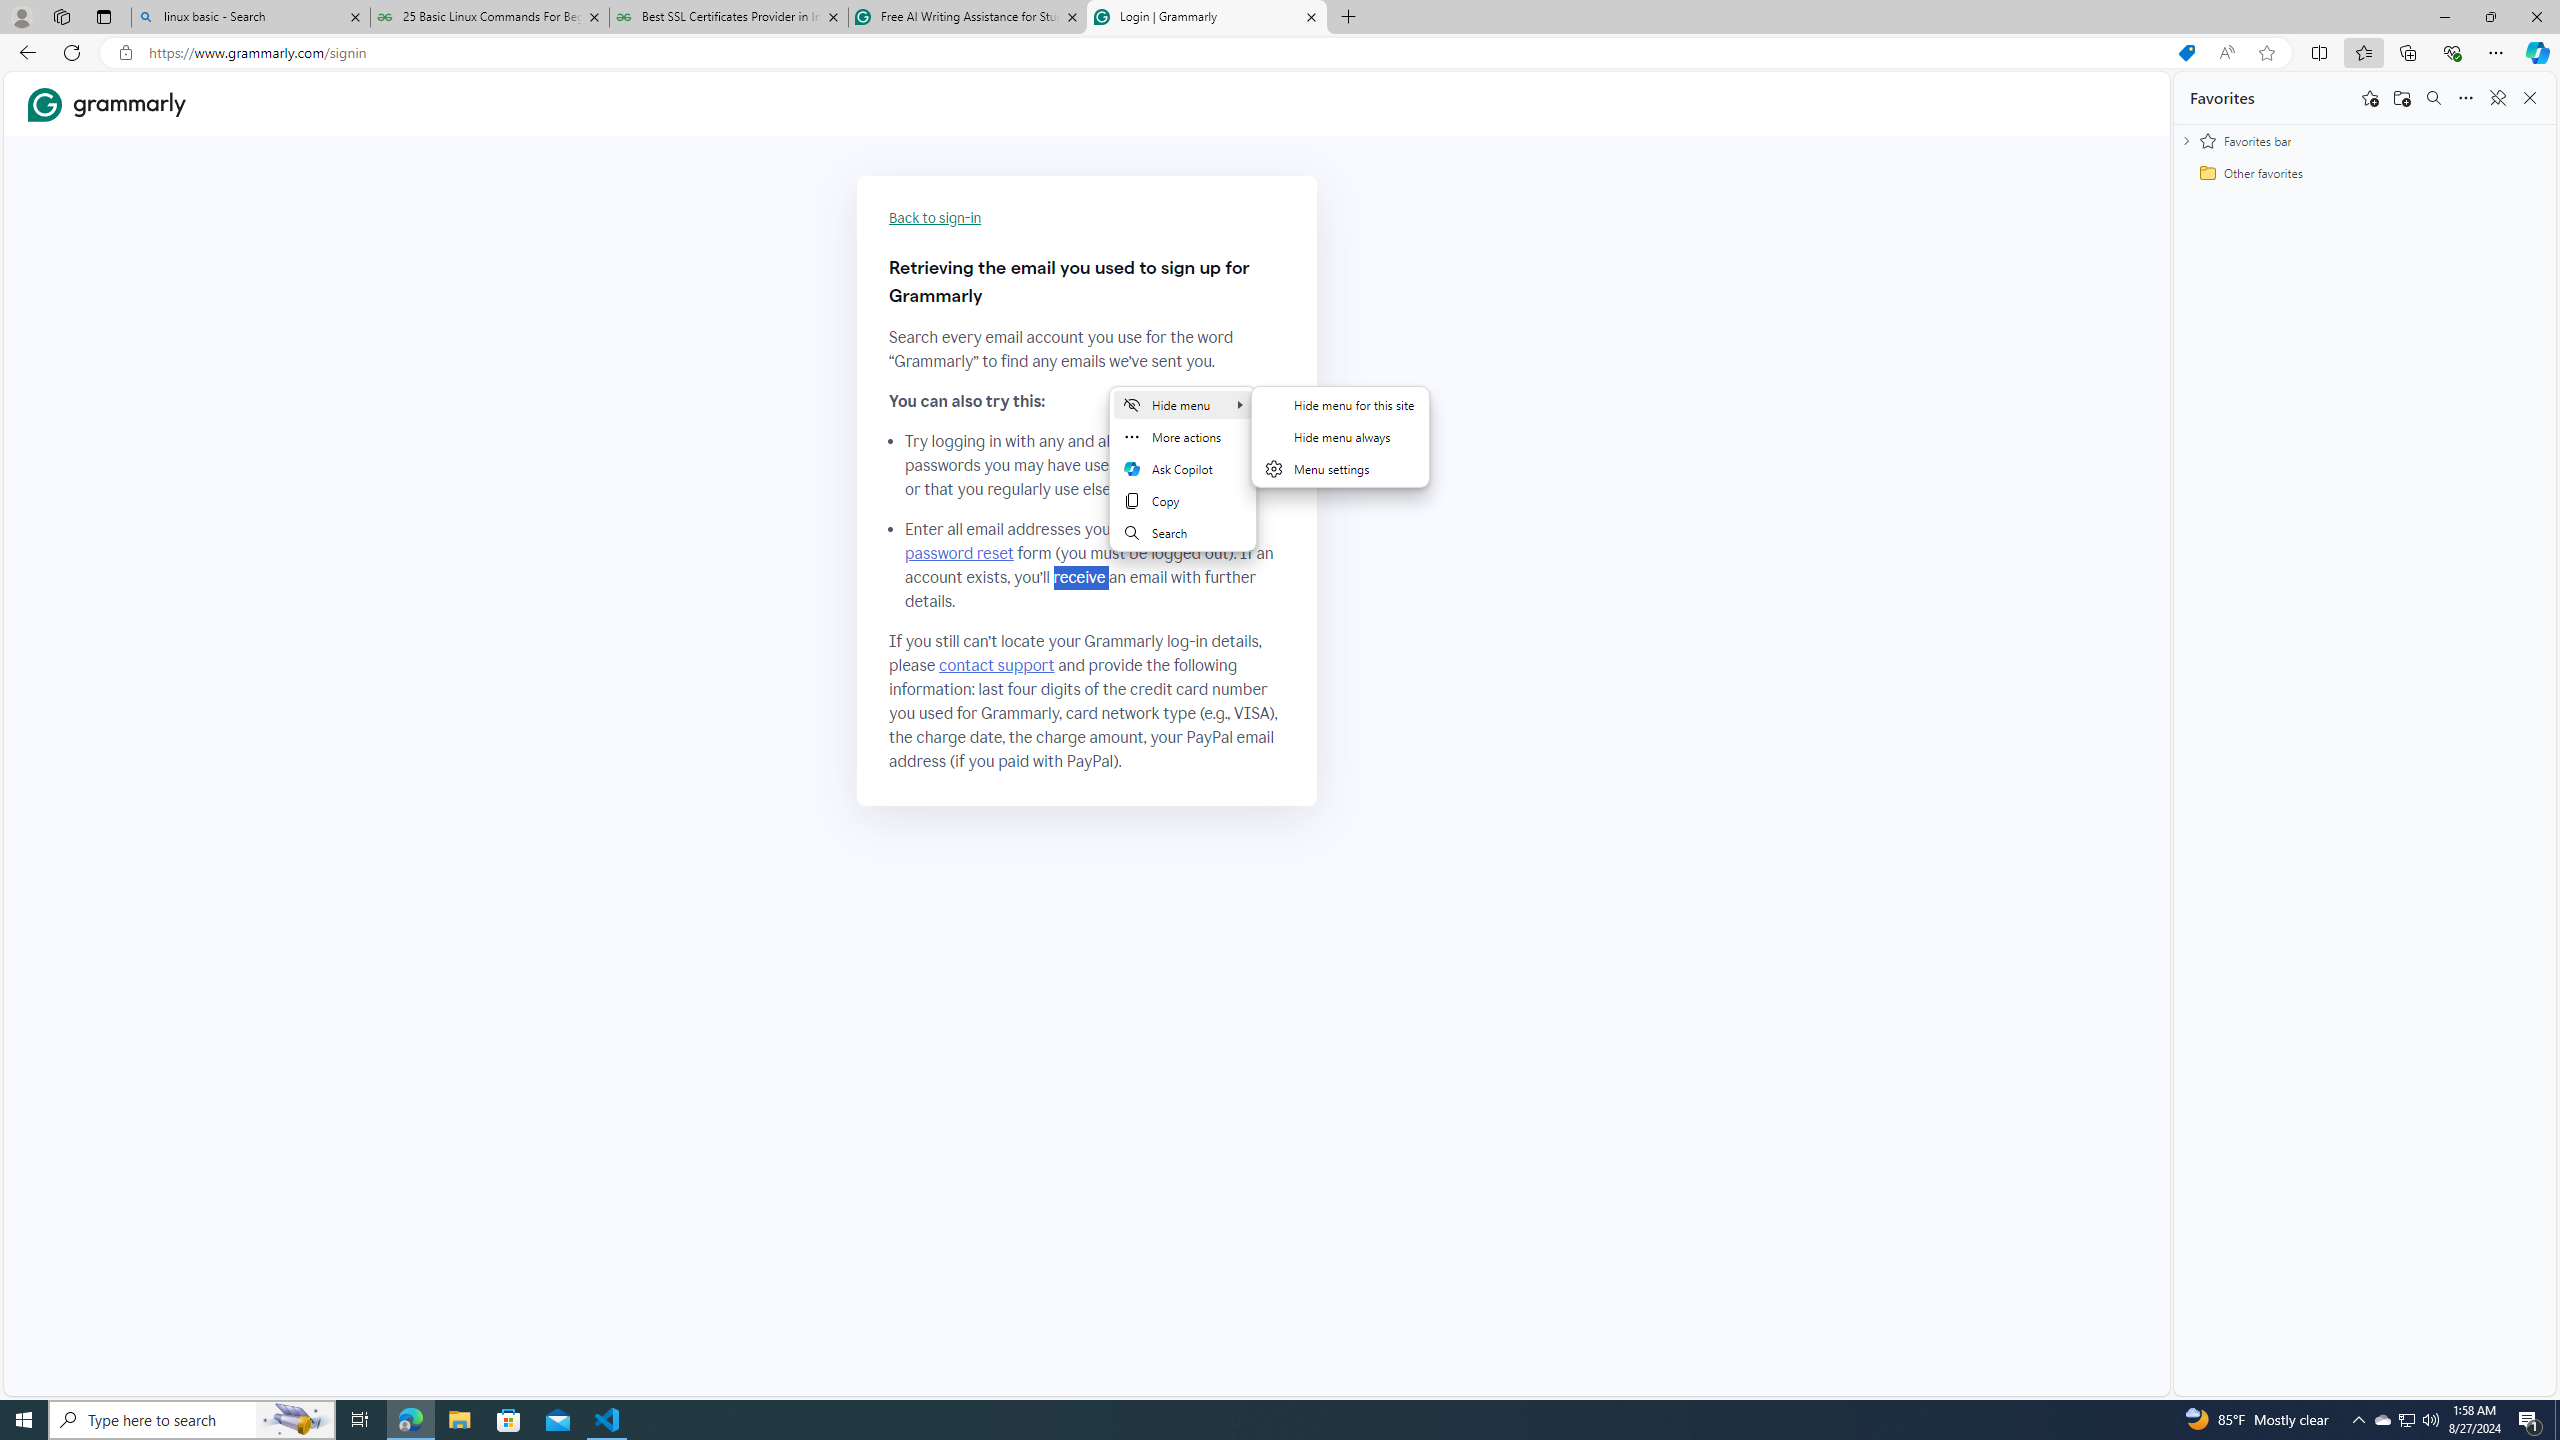  Describe the element at coordinates (959, 552) in the screenshot. I see `'password reset'` at that location.